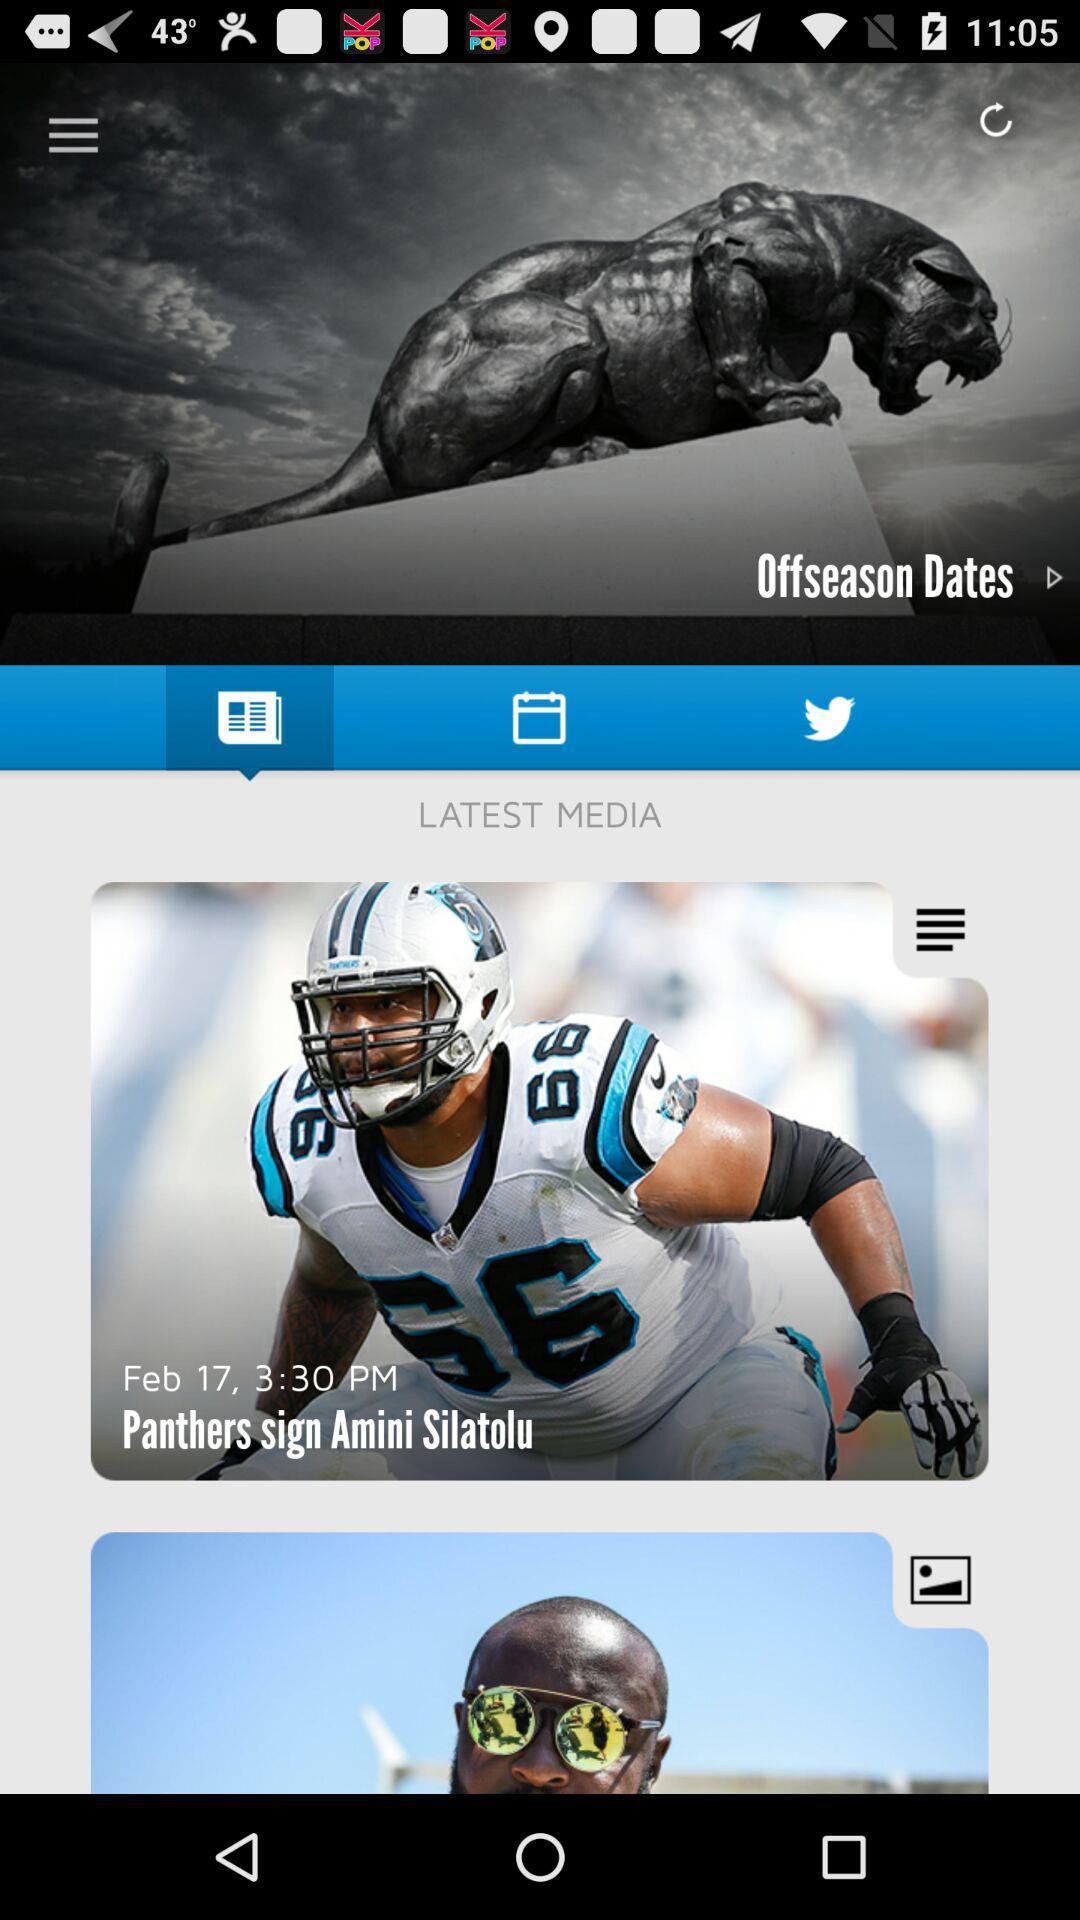 The height and width of the screenshot is (1920, 1080). What do you see at coordinates (995, 119) in the screenshot?
I see `the refresh icon` at bounding box center [995, 119].